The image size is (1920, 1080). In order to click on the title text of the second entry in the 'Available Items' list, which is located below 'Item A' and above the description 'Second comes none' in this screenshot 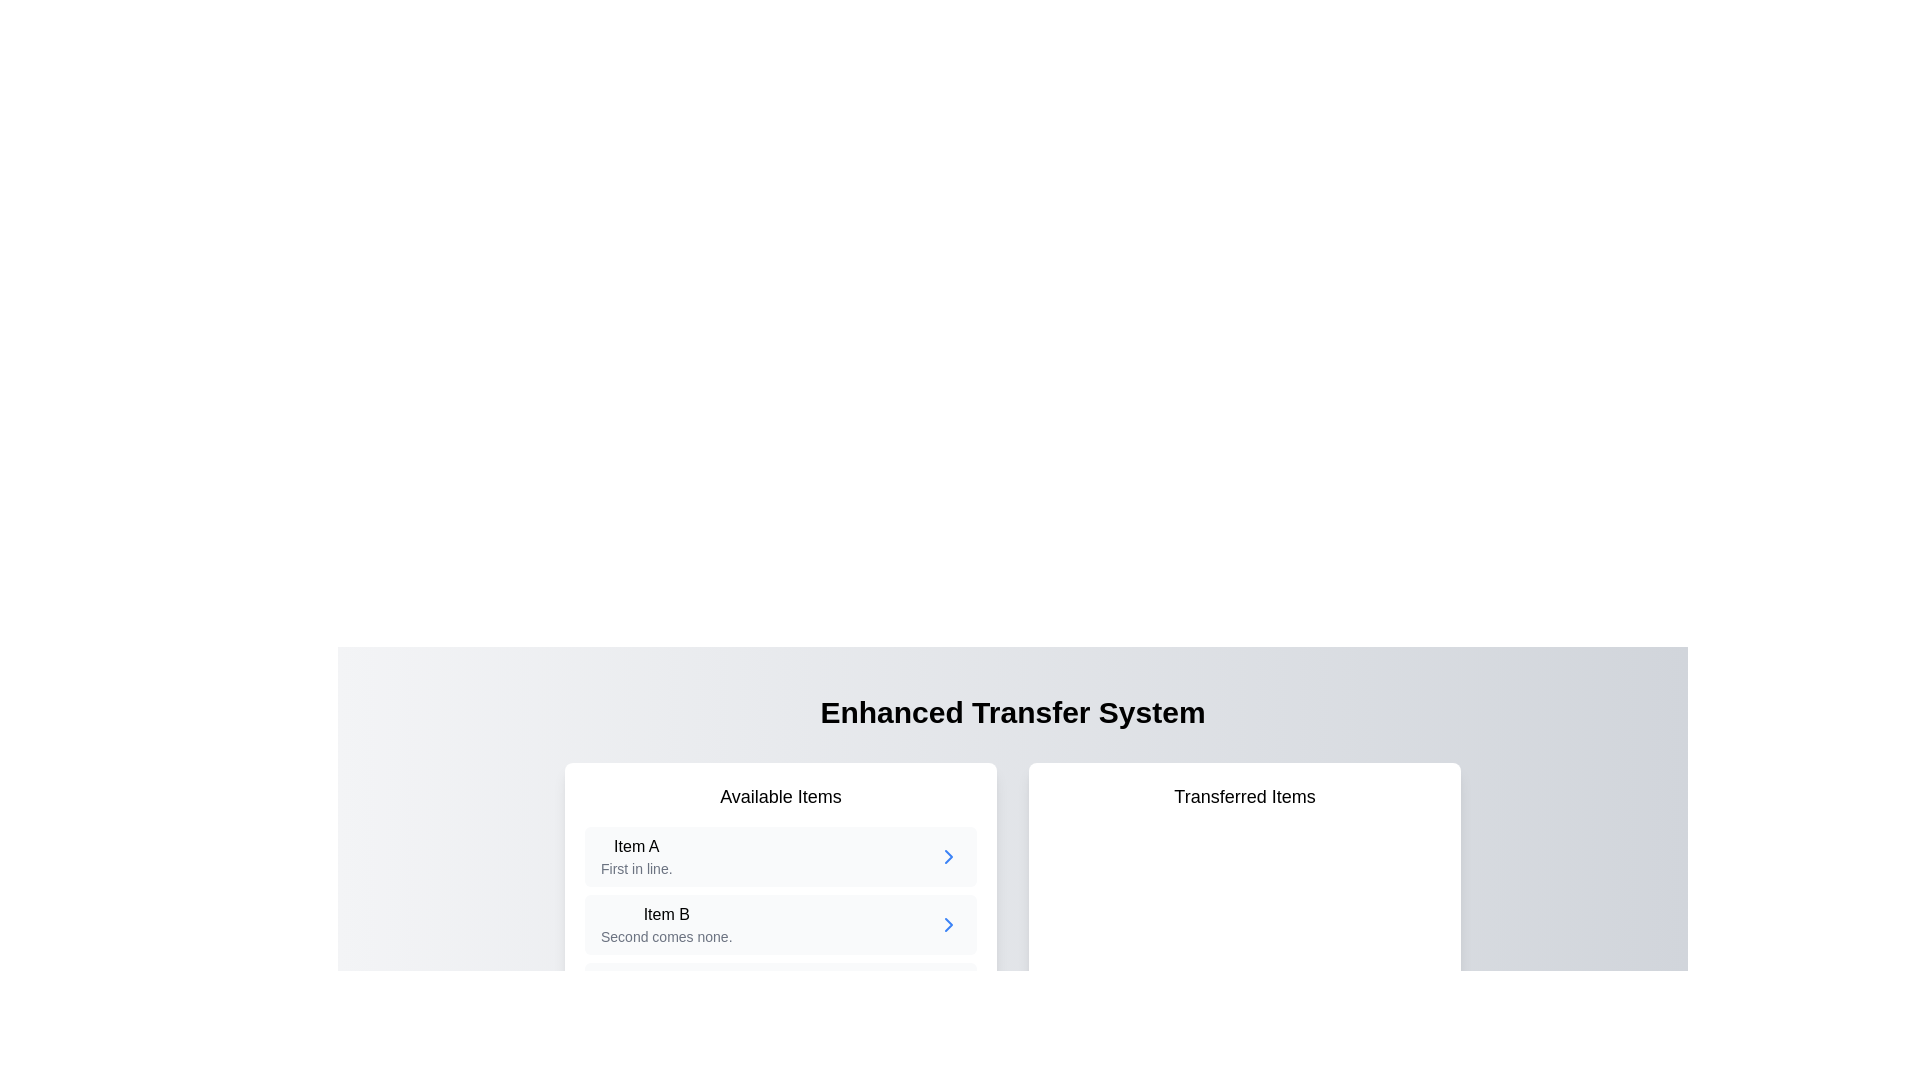, I will do `click(666, 914)`.